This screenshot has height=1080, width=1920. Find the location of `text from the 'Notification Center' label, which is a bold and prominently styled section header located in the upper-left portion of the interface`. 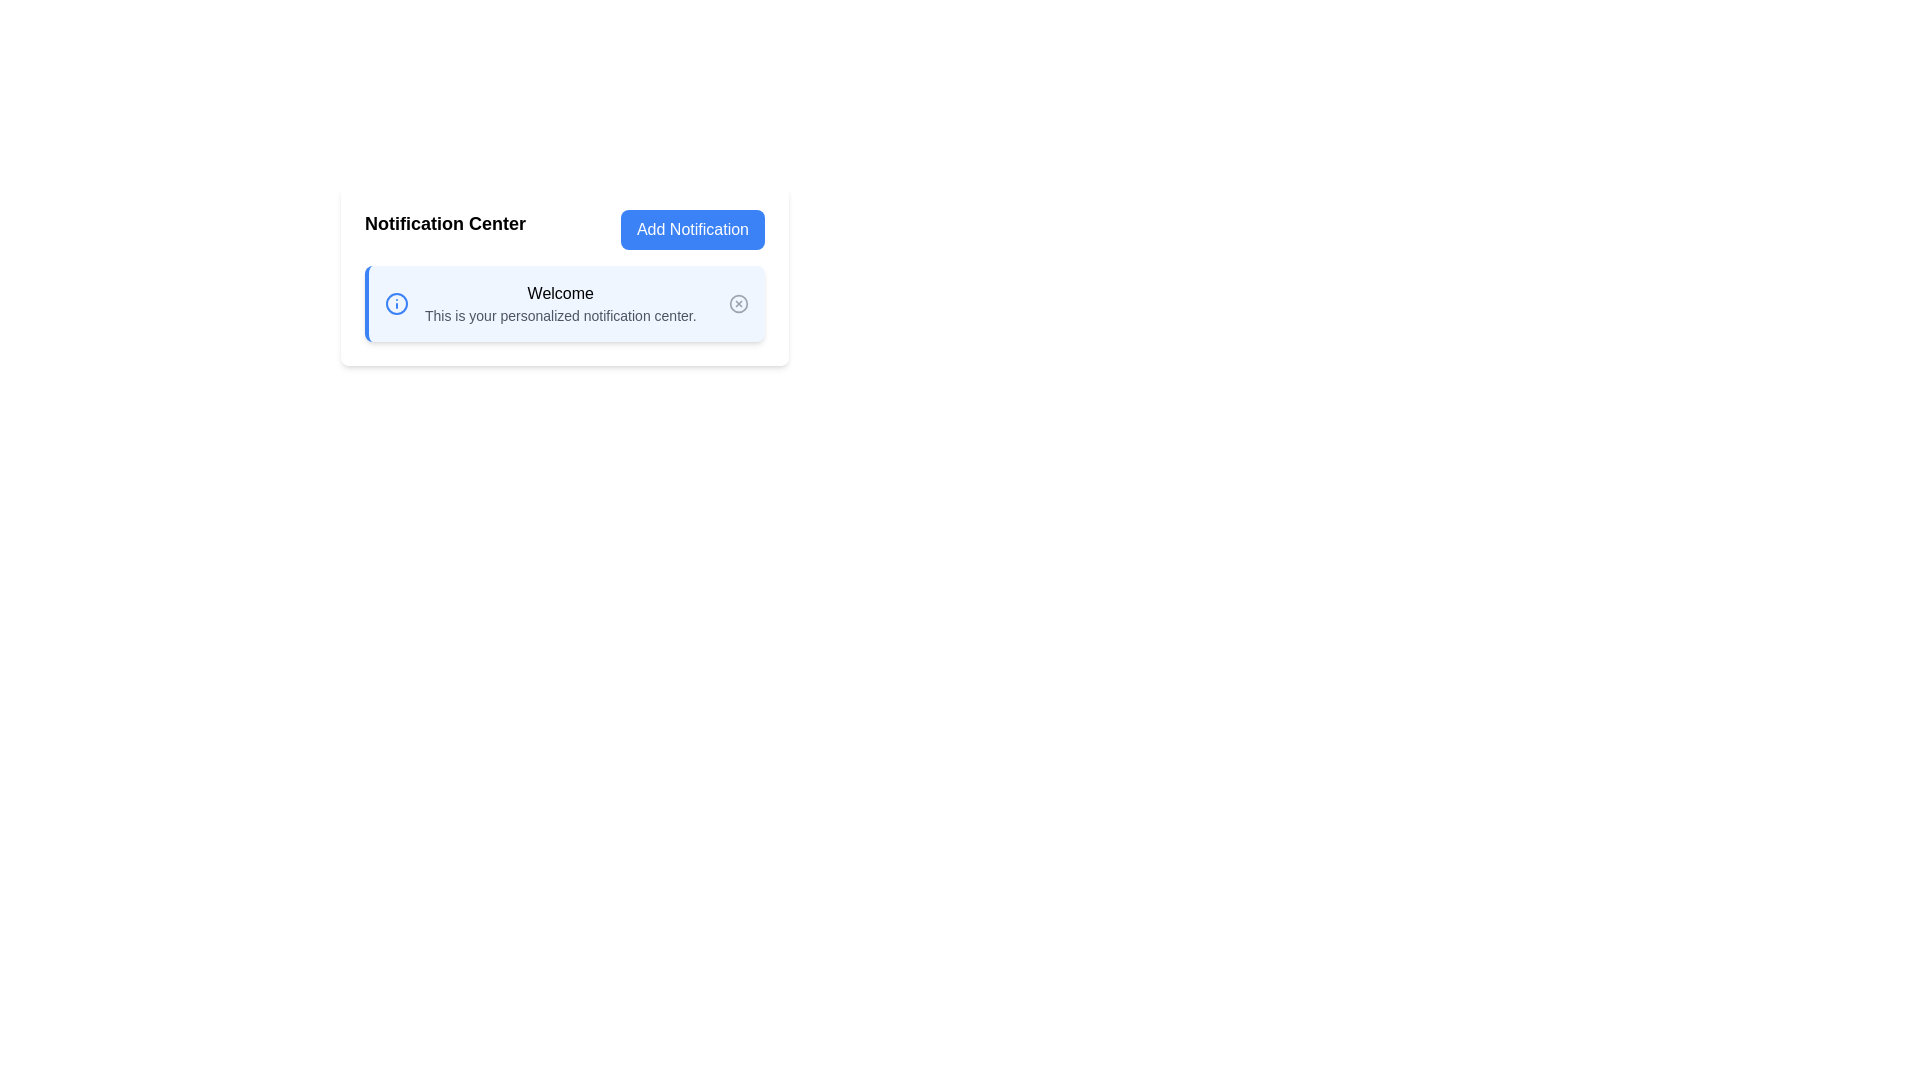

text from the 'Notification Center' label, which is a bold and prominently styled section header located in the upper-left portion of the interface is located at coordinates (444, 229).